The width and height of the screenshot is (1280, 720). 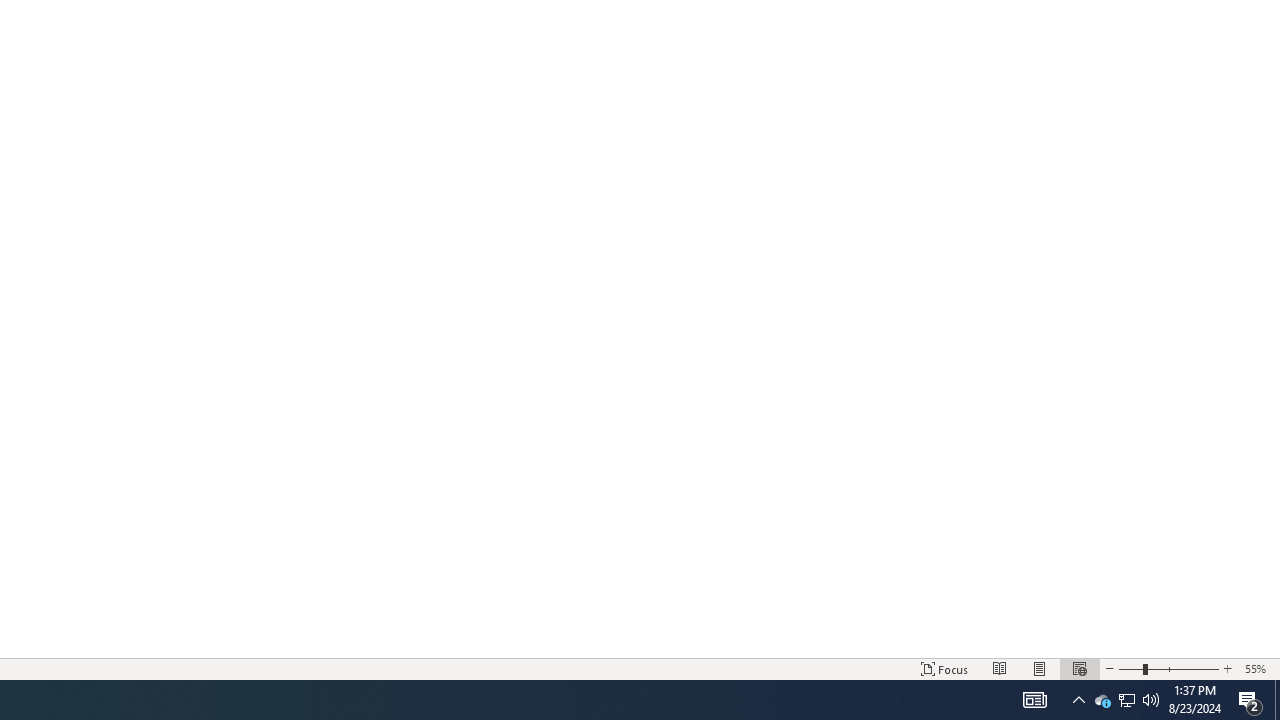 What do you see at coordinates (943, 669) in the screenshot?
I see `'Focus '` at bounding box center [943, 669].